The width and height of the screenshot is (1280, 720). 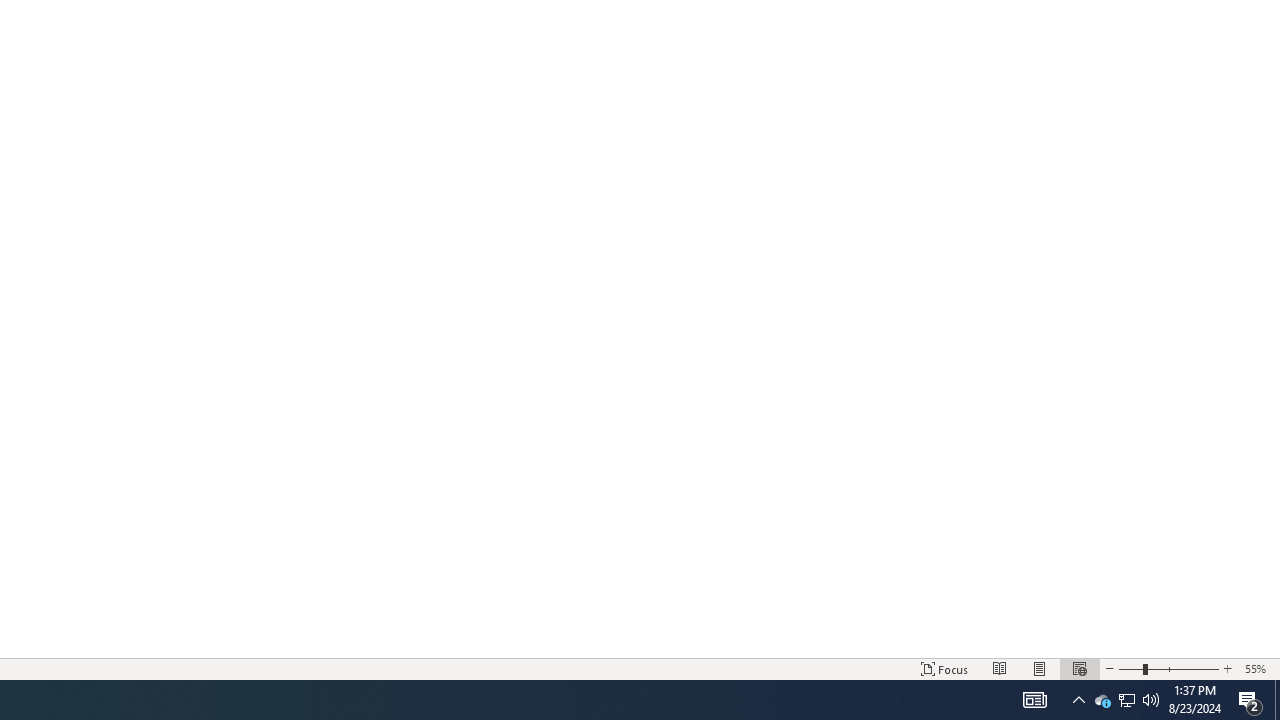 What do you see at coordinates (943, 669) in the screenshot?
I see `'Focus '` at bounding box center [943, 669].